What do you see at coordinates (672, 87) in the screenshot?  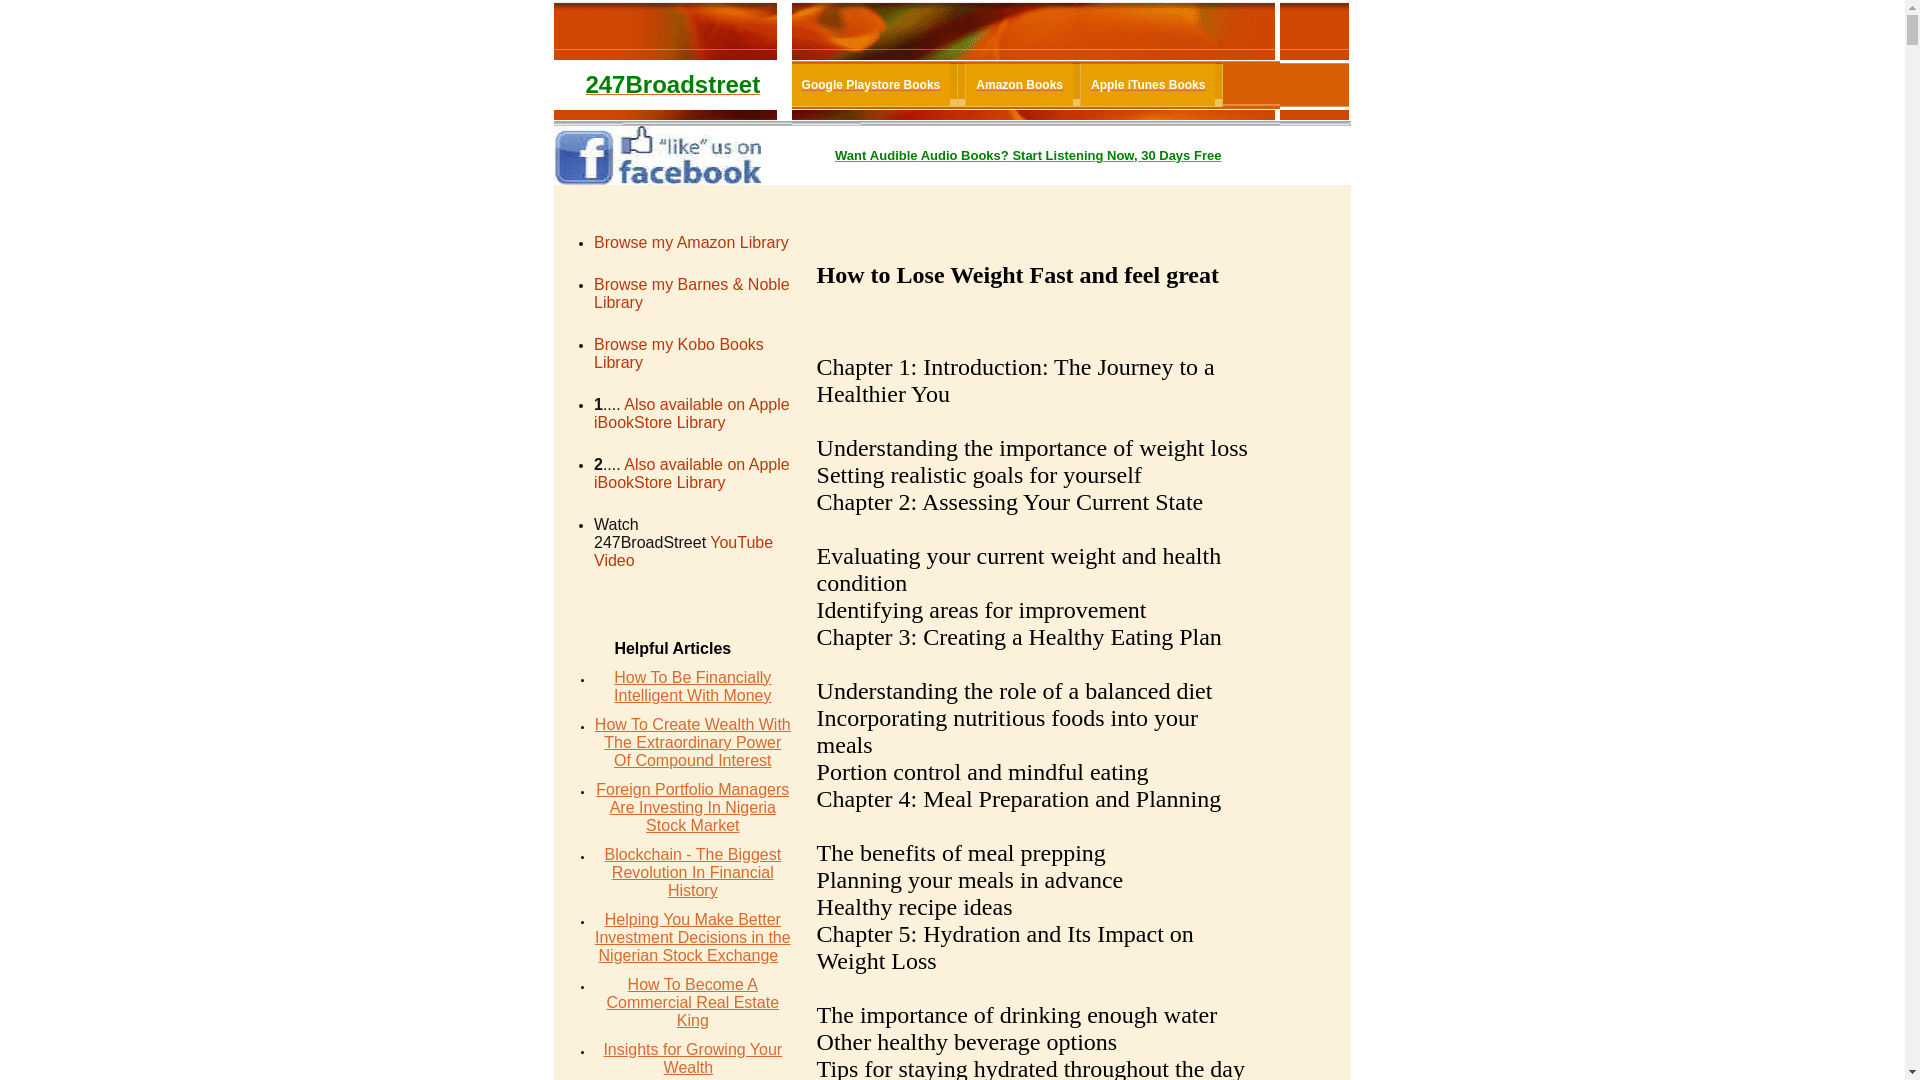 I see `'247Broadstreet'` at bounding box center [672, 87].